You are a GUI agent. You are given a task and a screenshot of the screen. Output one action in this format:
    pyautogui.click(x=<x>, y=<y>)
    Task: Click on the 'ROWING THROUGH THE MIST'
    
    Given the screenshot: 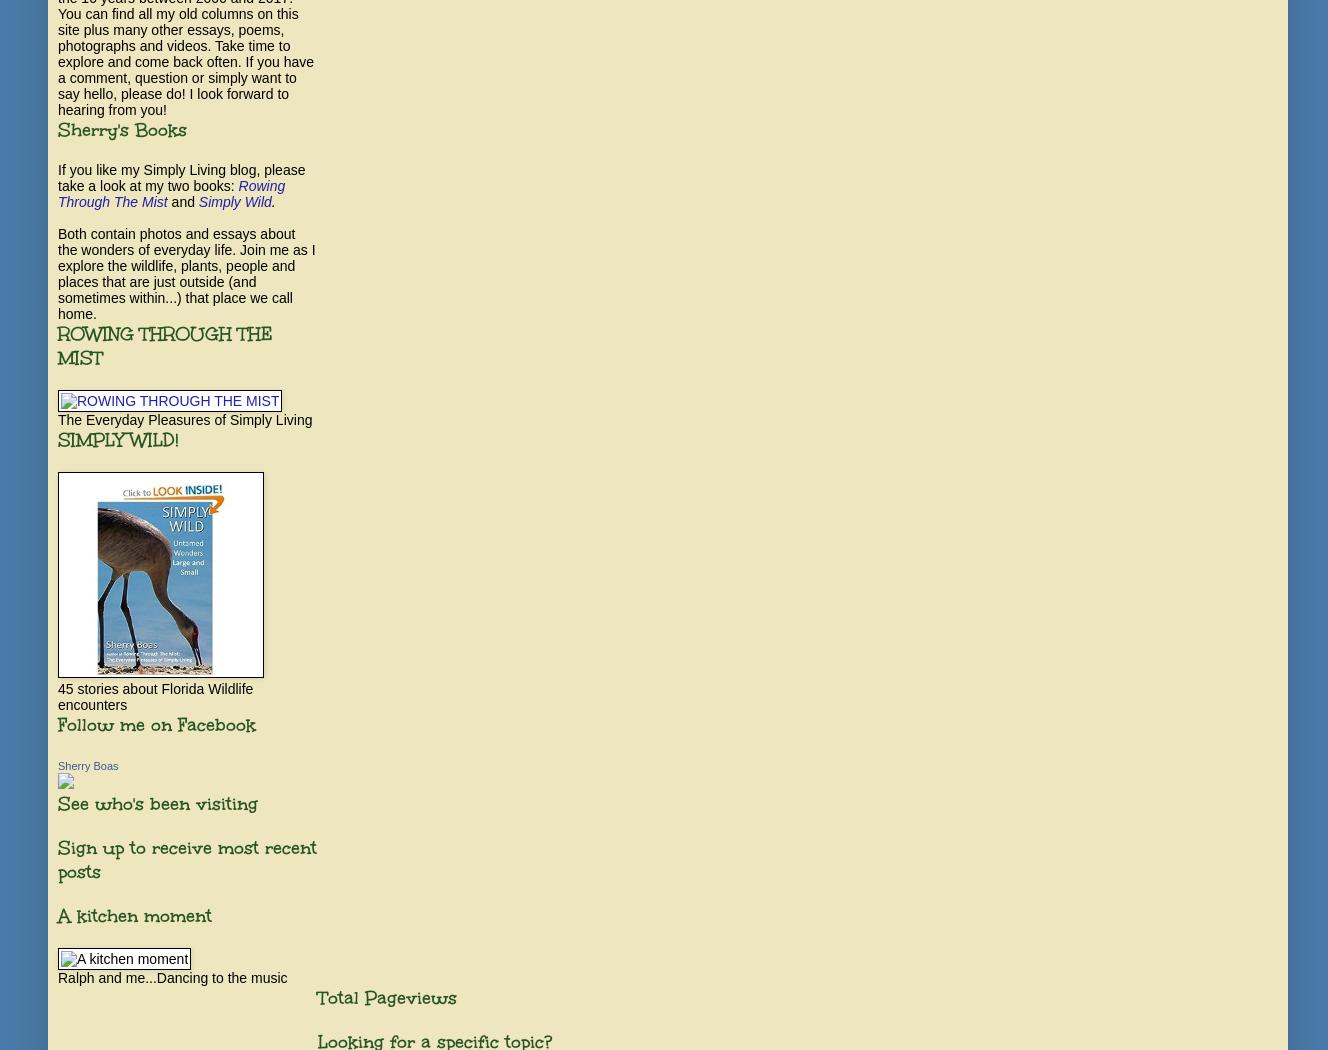 What is the action you would take?
    pyautogui.click(x=164, y=344)
    